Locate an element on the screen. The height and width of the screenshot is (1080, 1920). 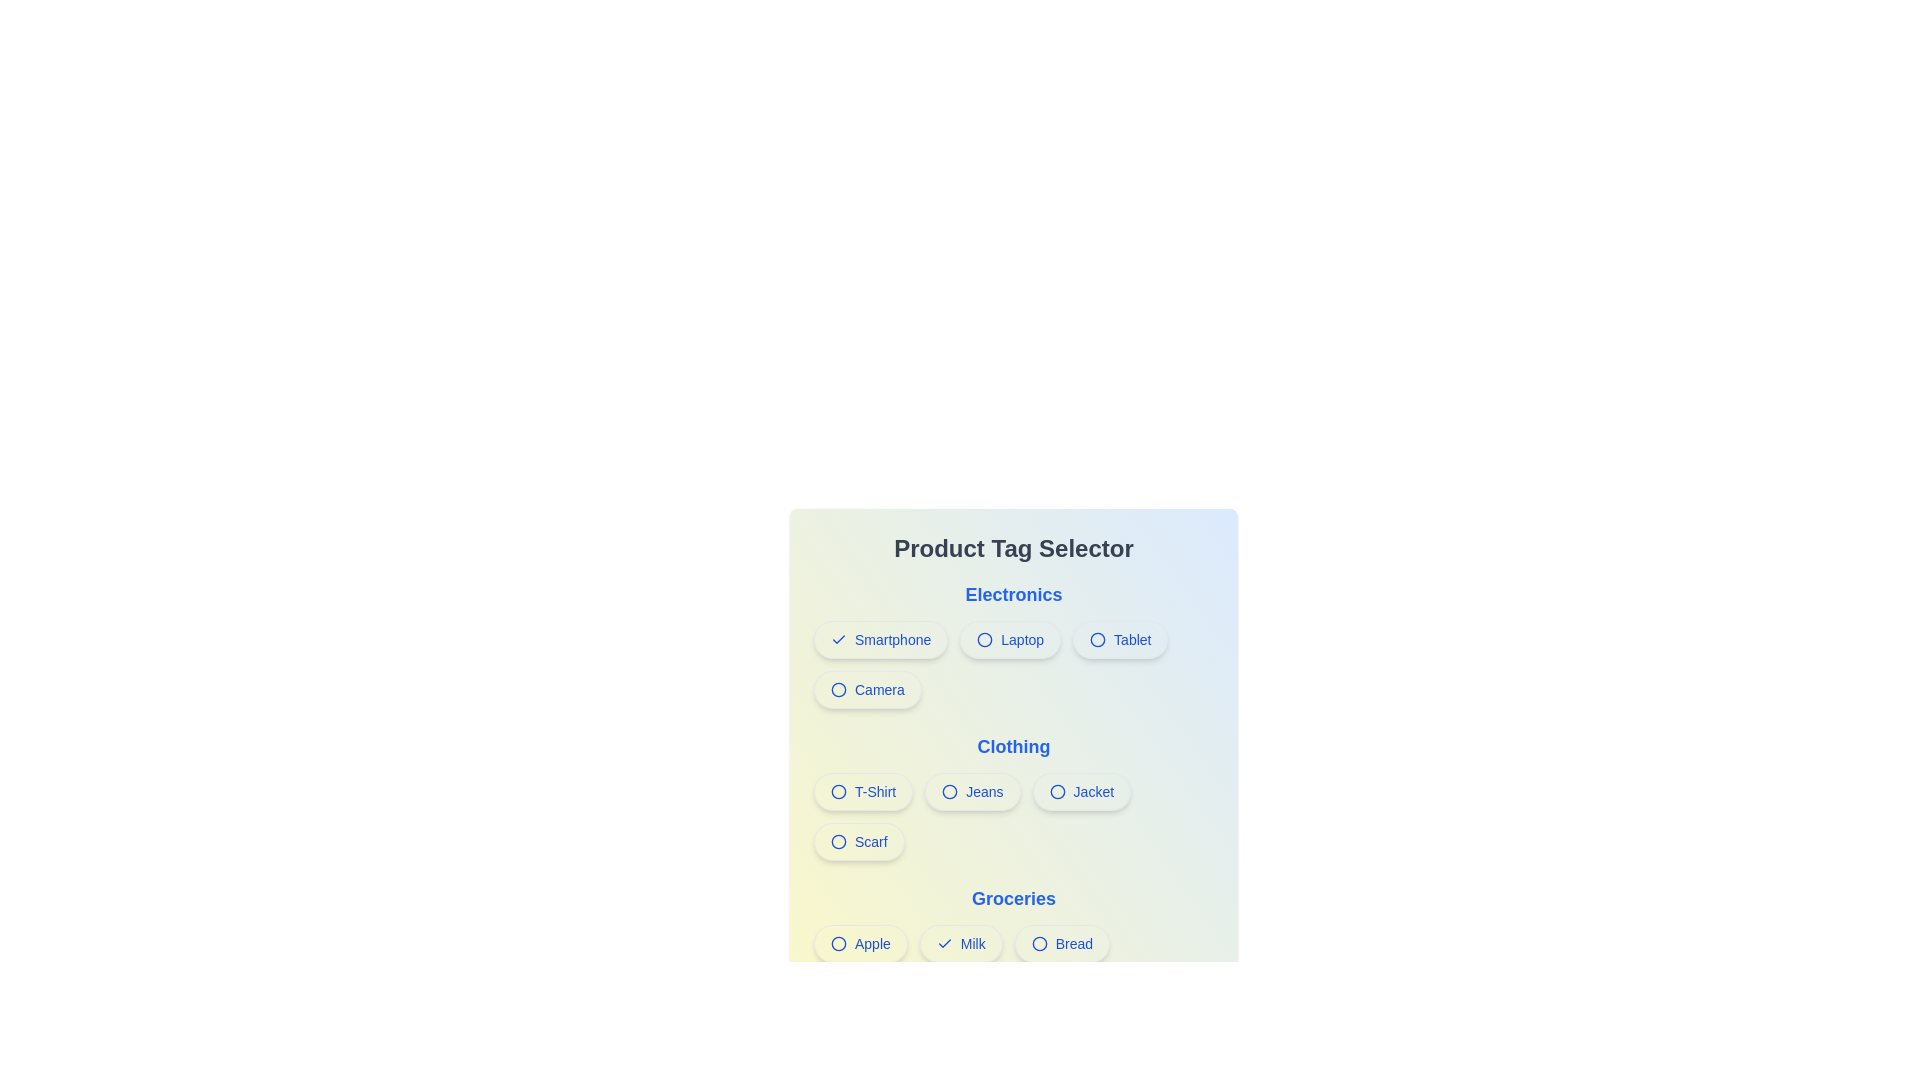
the first SVG circle representing the selectable state of the 'Scarf' tag located in the bottom-left part of the 'Clothing' section is located at coordinates (839, 841).